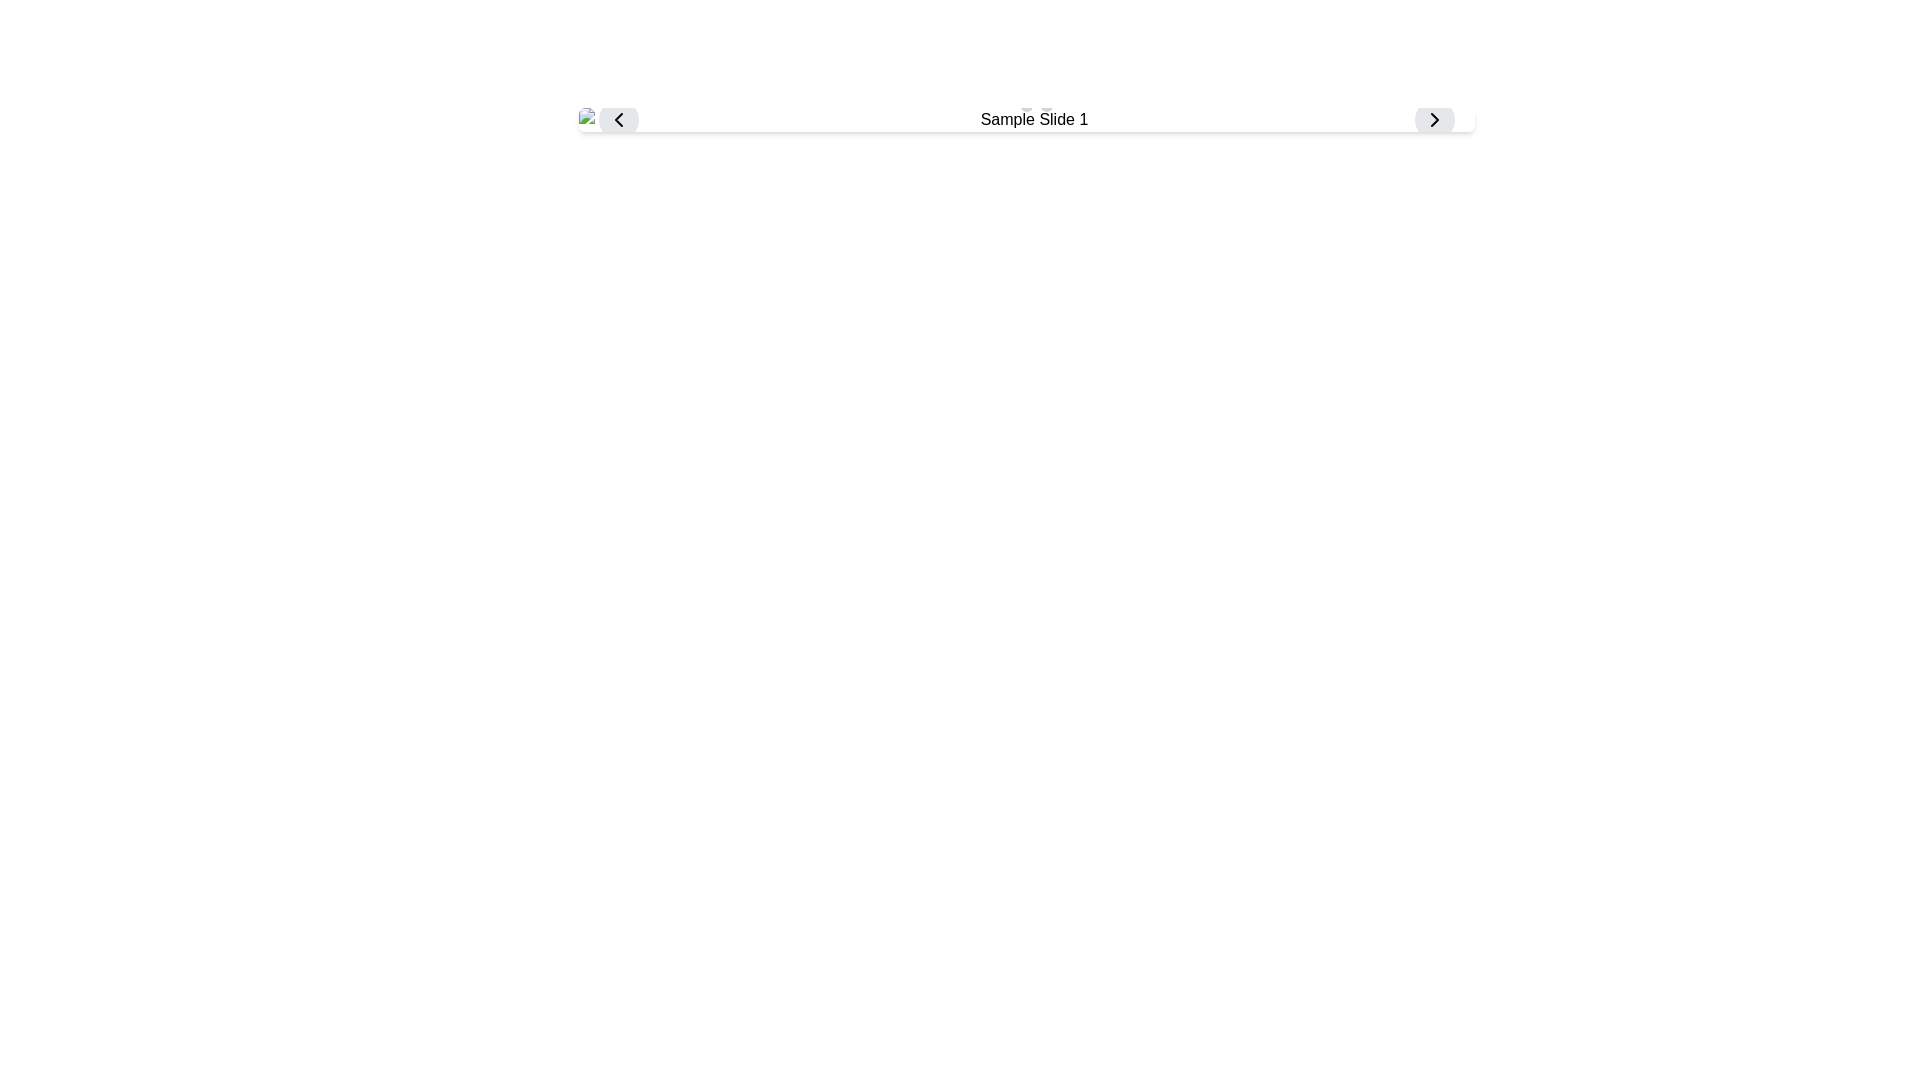 This screenshot has height=1080, width=1920. What do you see at coordinates (1433, 119) in the screenshot?
I see `the rightward-pointing chevron icon located at the far-right side of the navigation bar` at bounding box center [1433, 119].